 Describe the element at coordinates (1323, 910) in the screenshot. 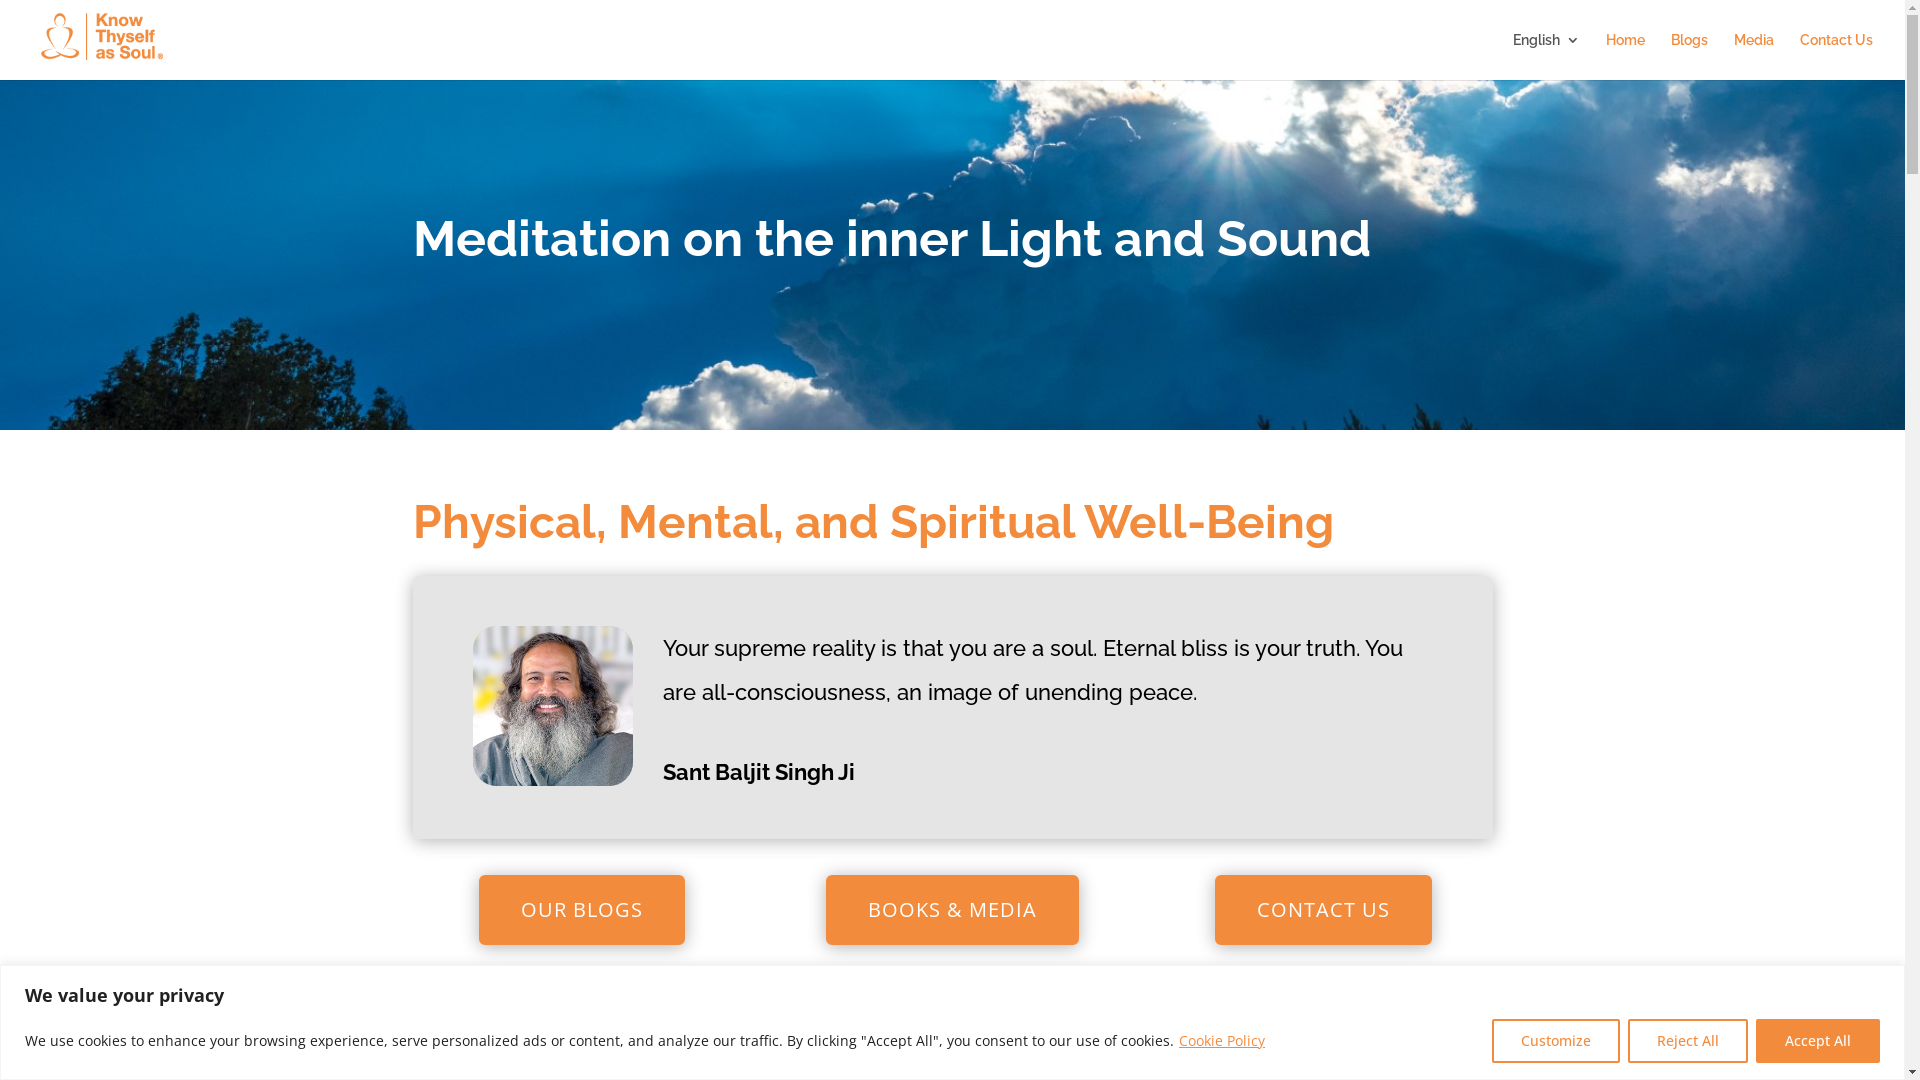

I see `'CONTACT US'` at that location.